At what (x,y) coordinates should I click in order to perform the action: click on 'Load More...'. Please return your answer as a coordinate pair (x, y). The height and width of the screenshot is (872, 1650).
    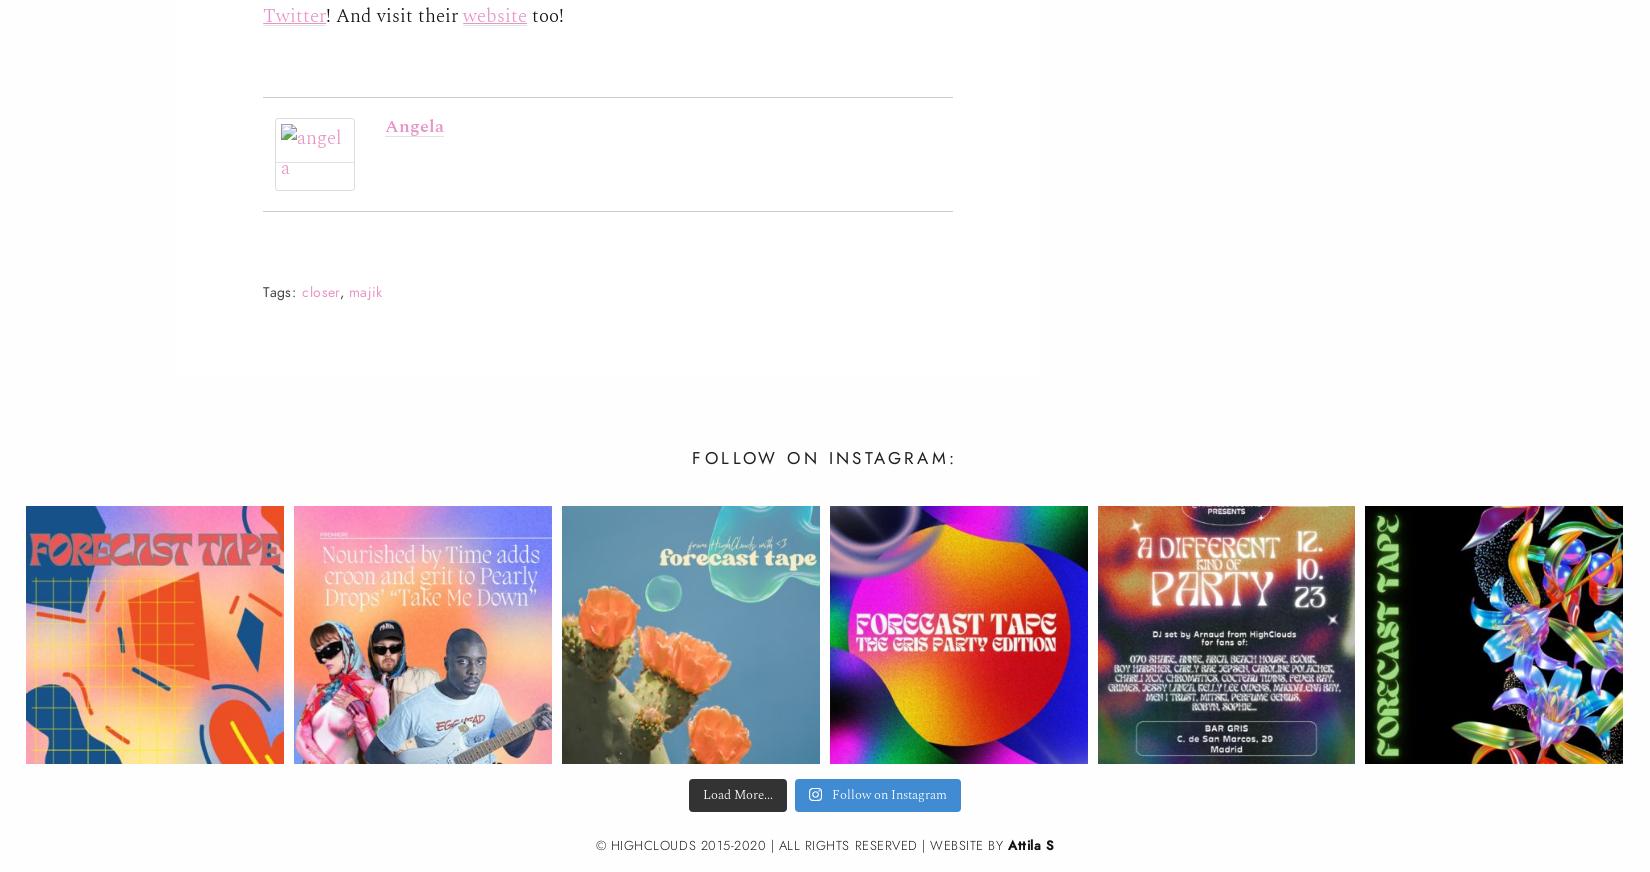
    Looking at the image, I should click on (736, 794).